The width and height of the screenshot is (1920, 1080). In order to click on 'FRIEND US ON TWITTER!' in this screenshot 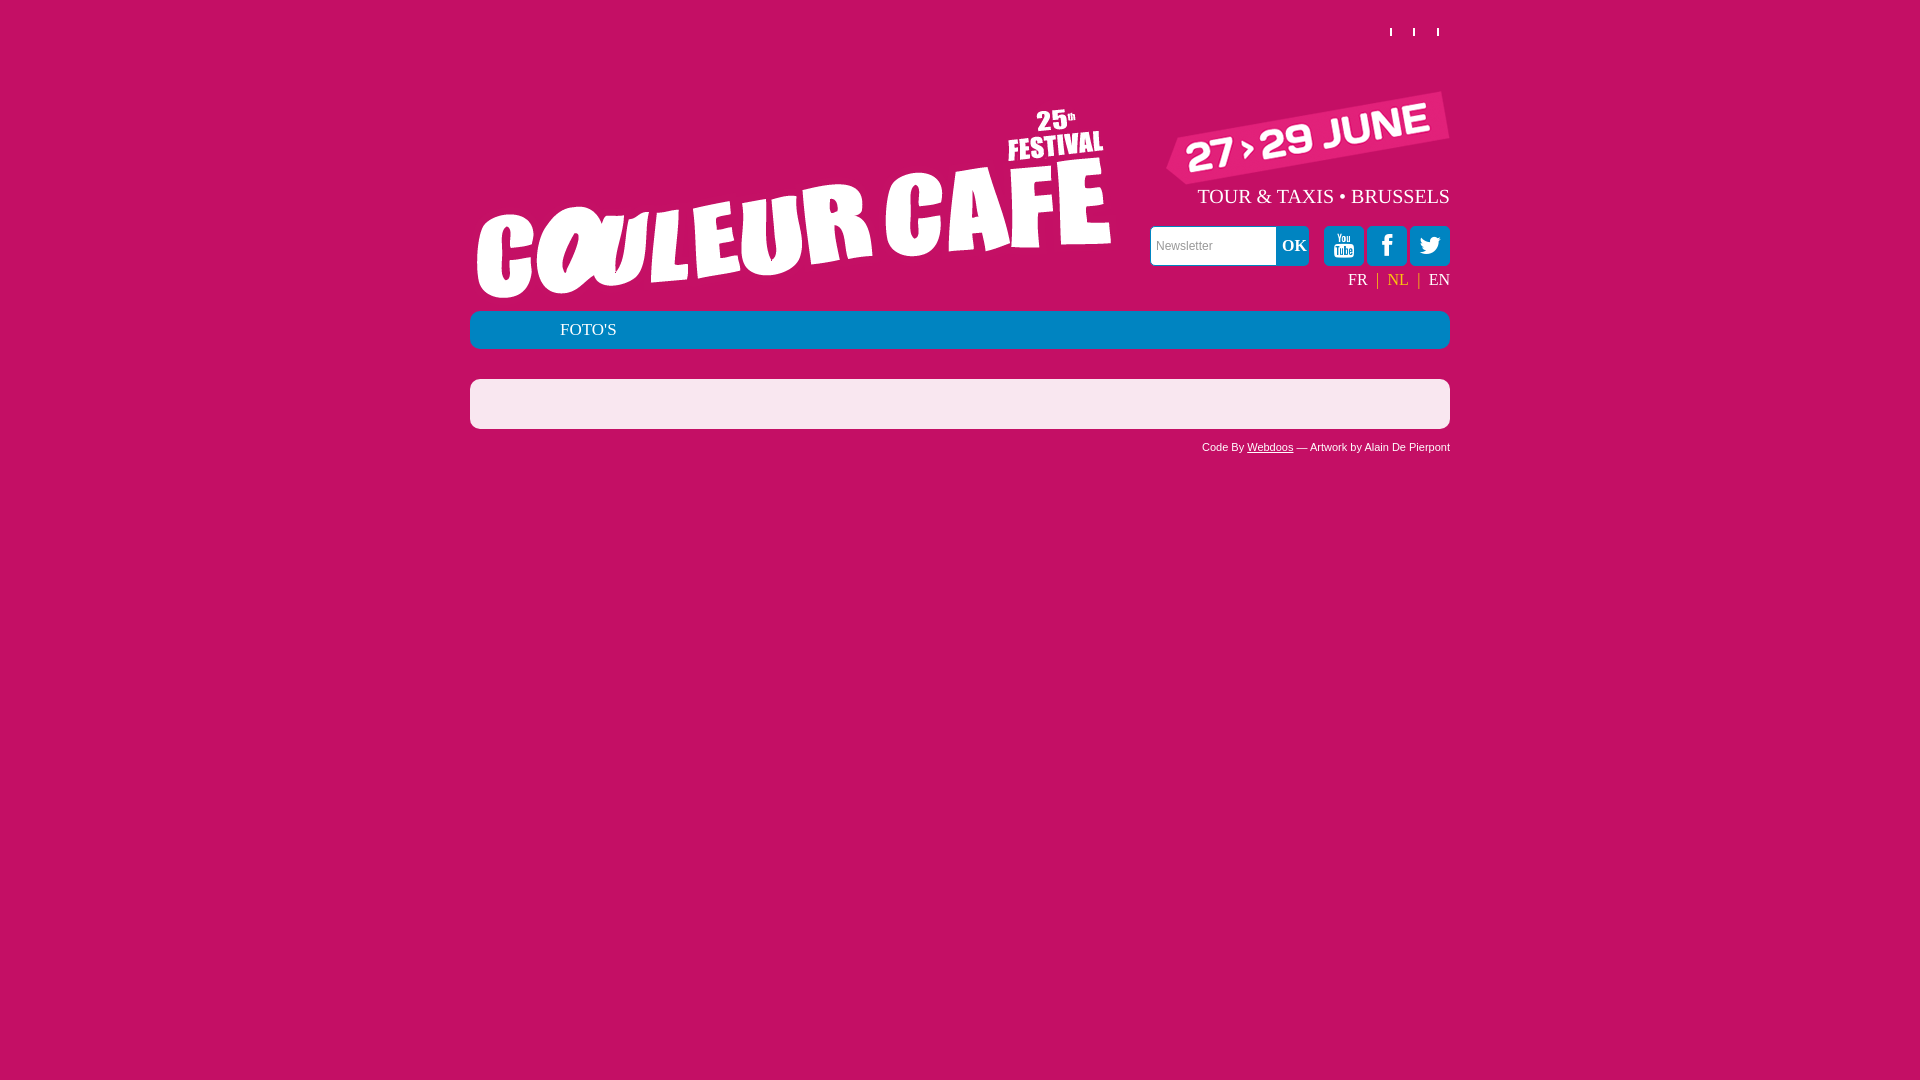, I will do `click(1429, 245)`.